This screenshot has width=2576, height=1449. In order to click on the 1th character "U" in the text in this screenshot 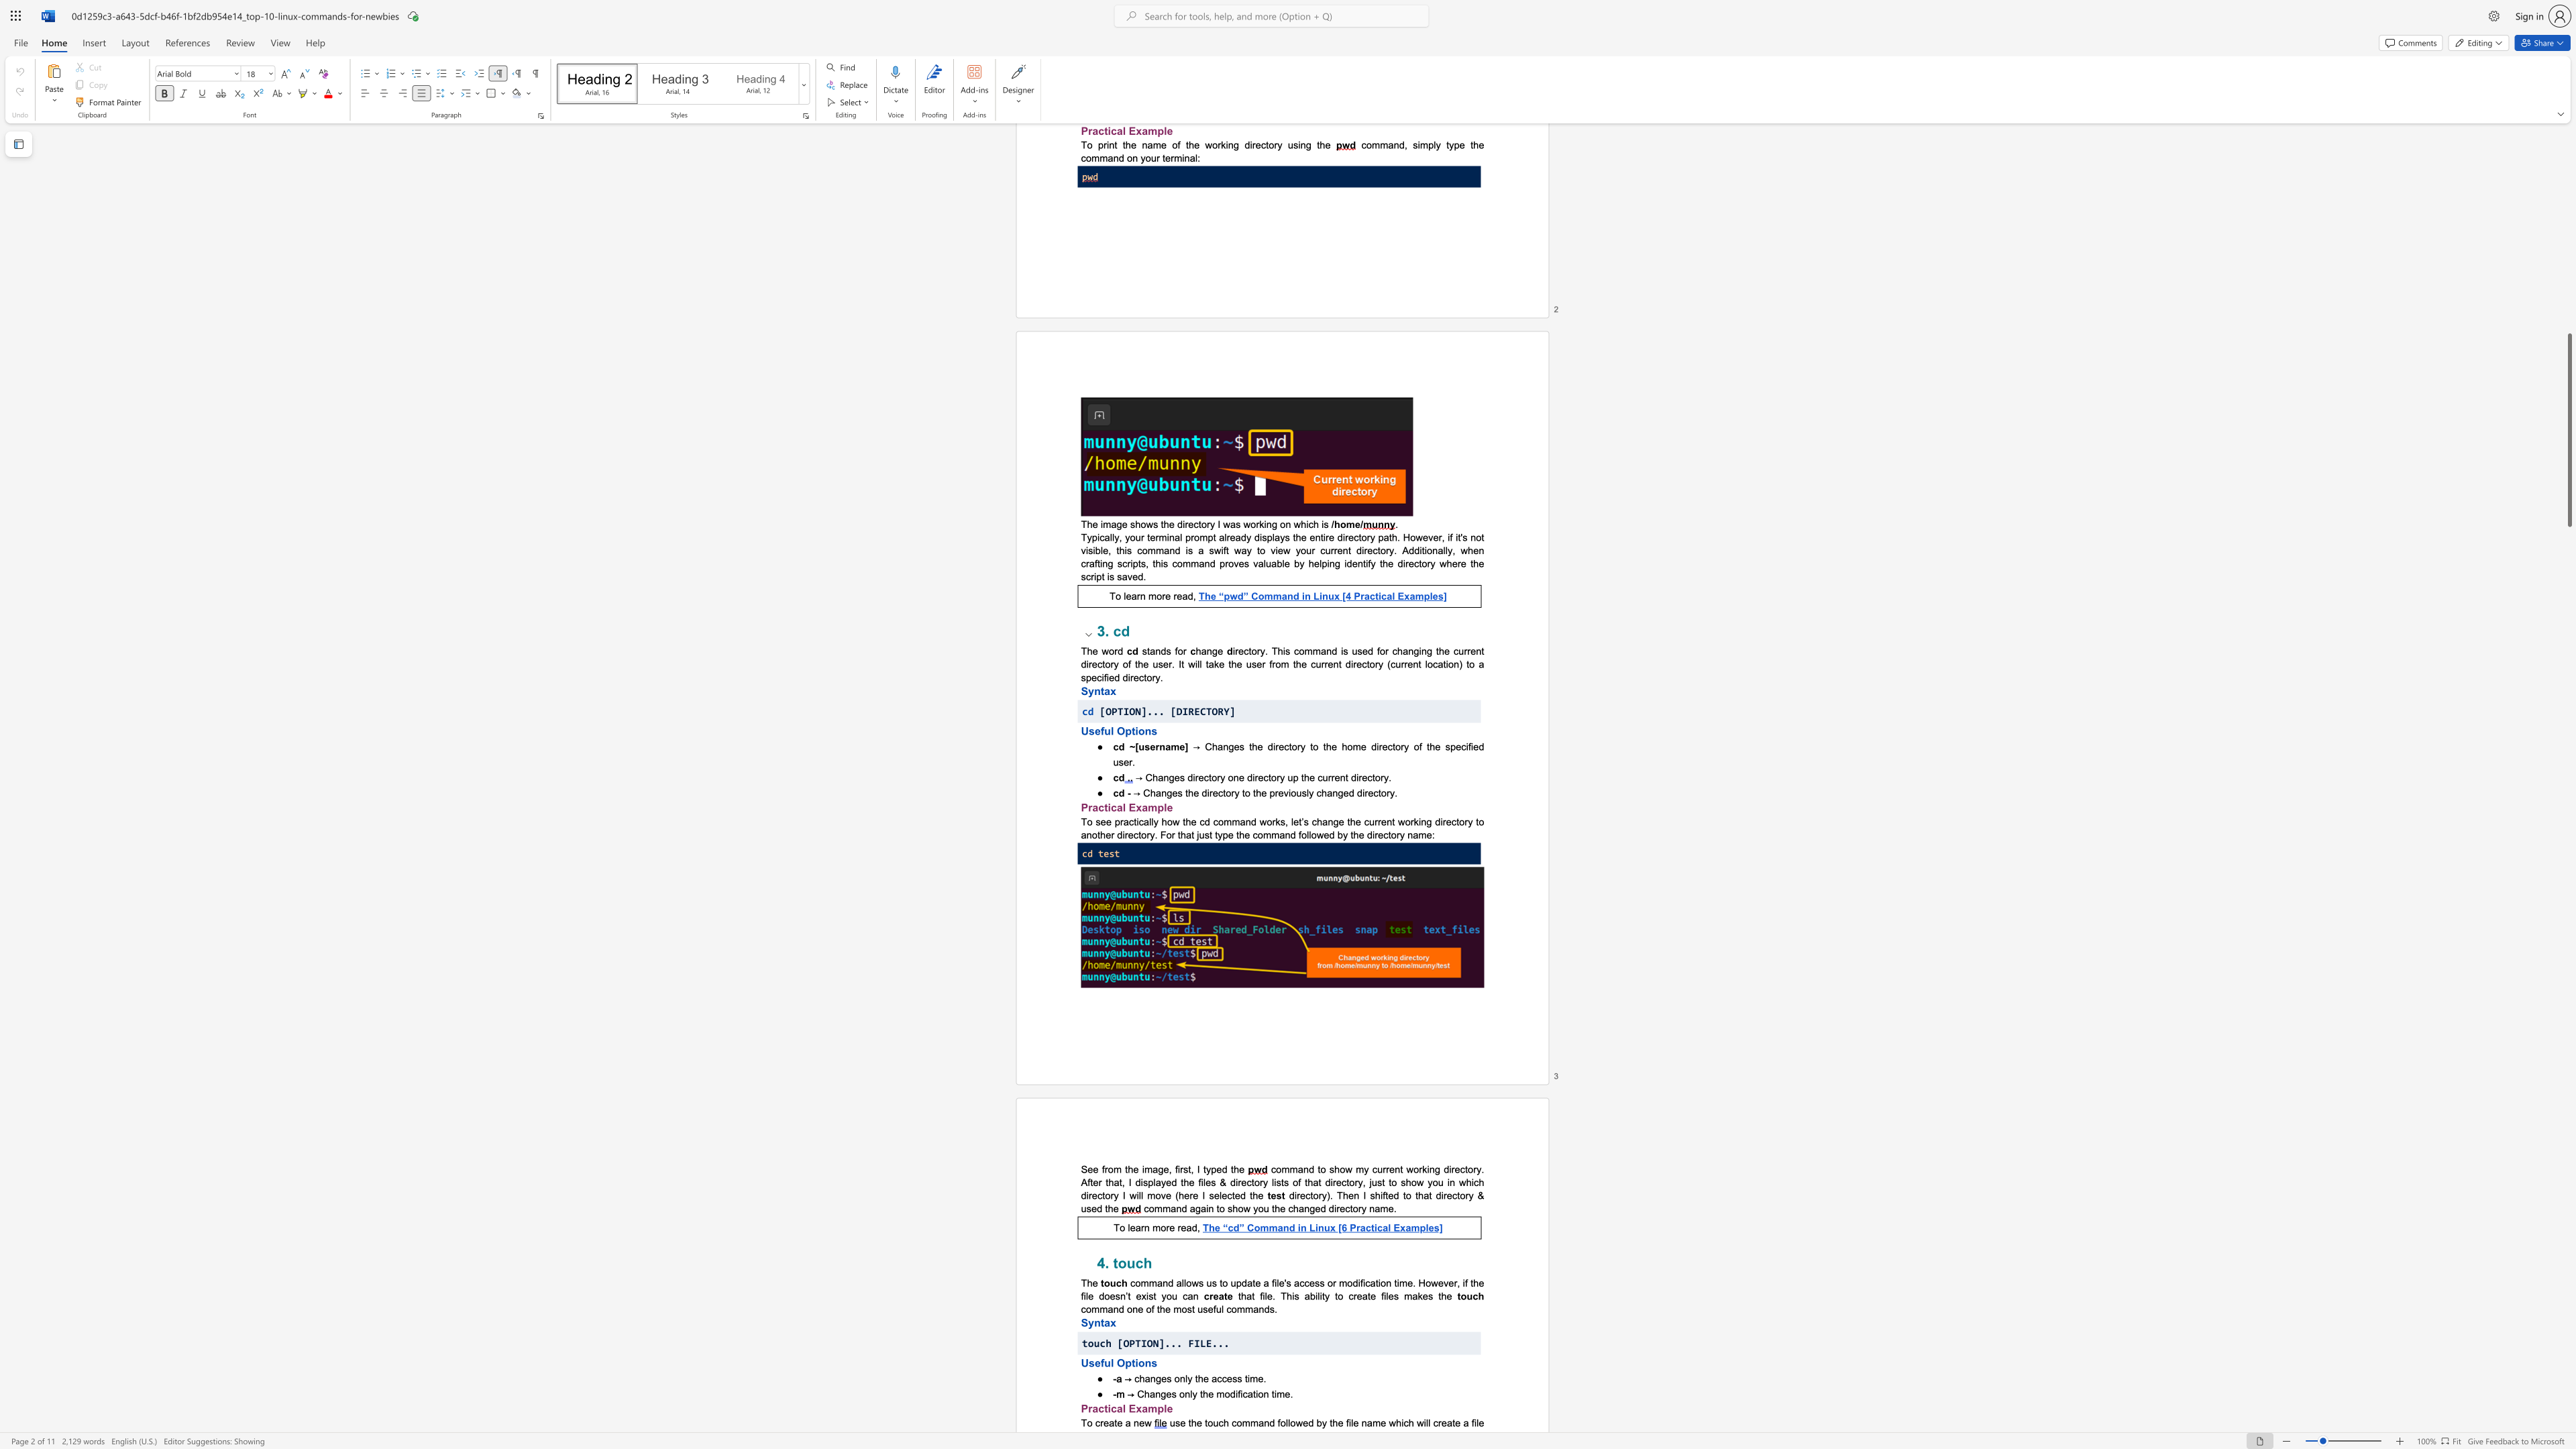, I will do `click(1084, 1362)`.